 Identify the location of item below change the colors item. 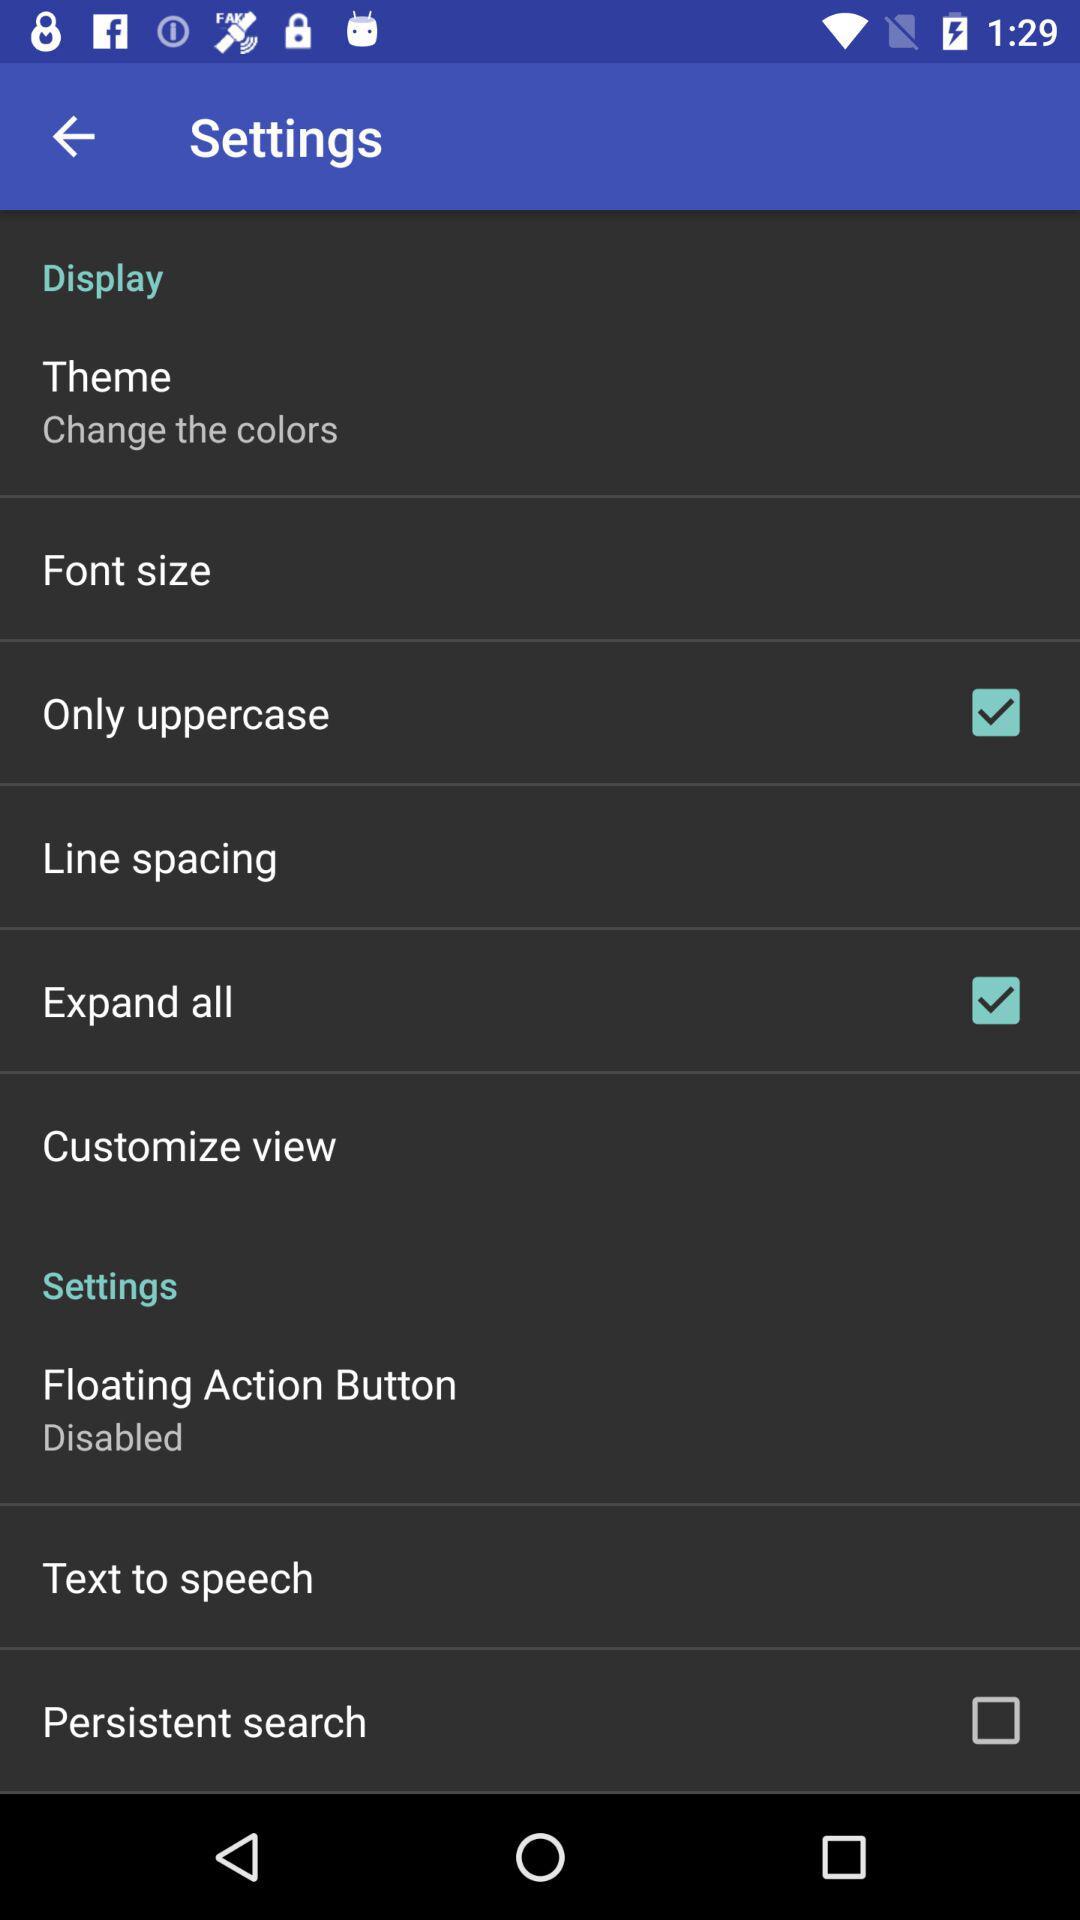
(126, 567).